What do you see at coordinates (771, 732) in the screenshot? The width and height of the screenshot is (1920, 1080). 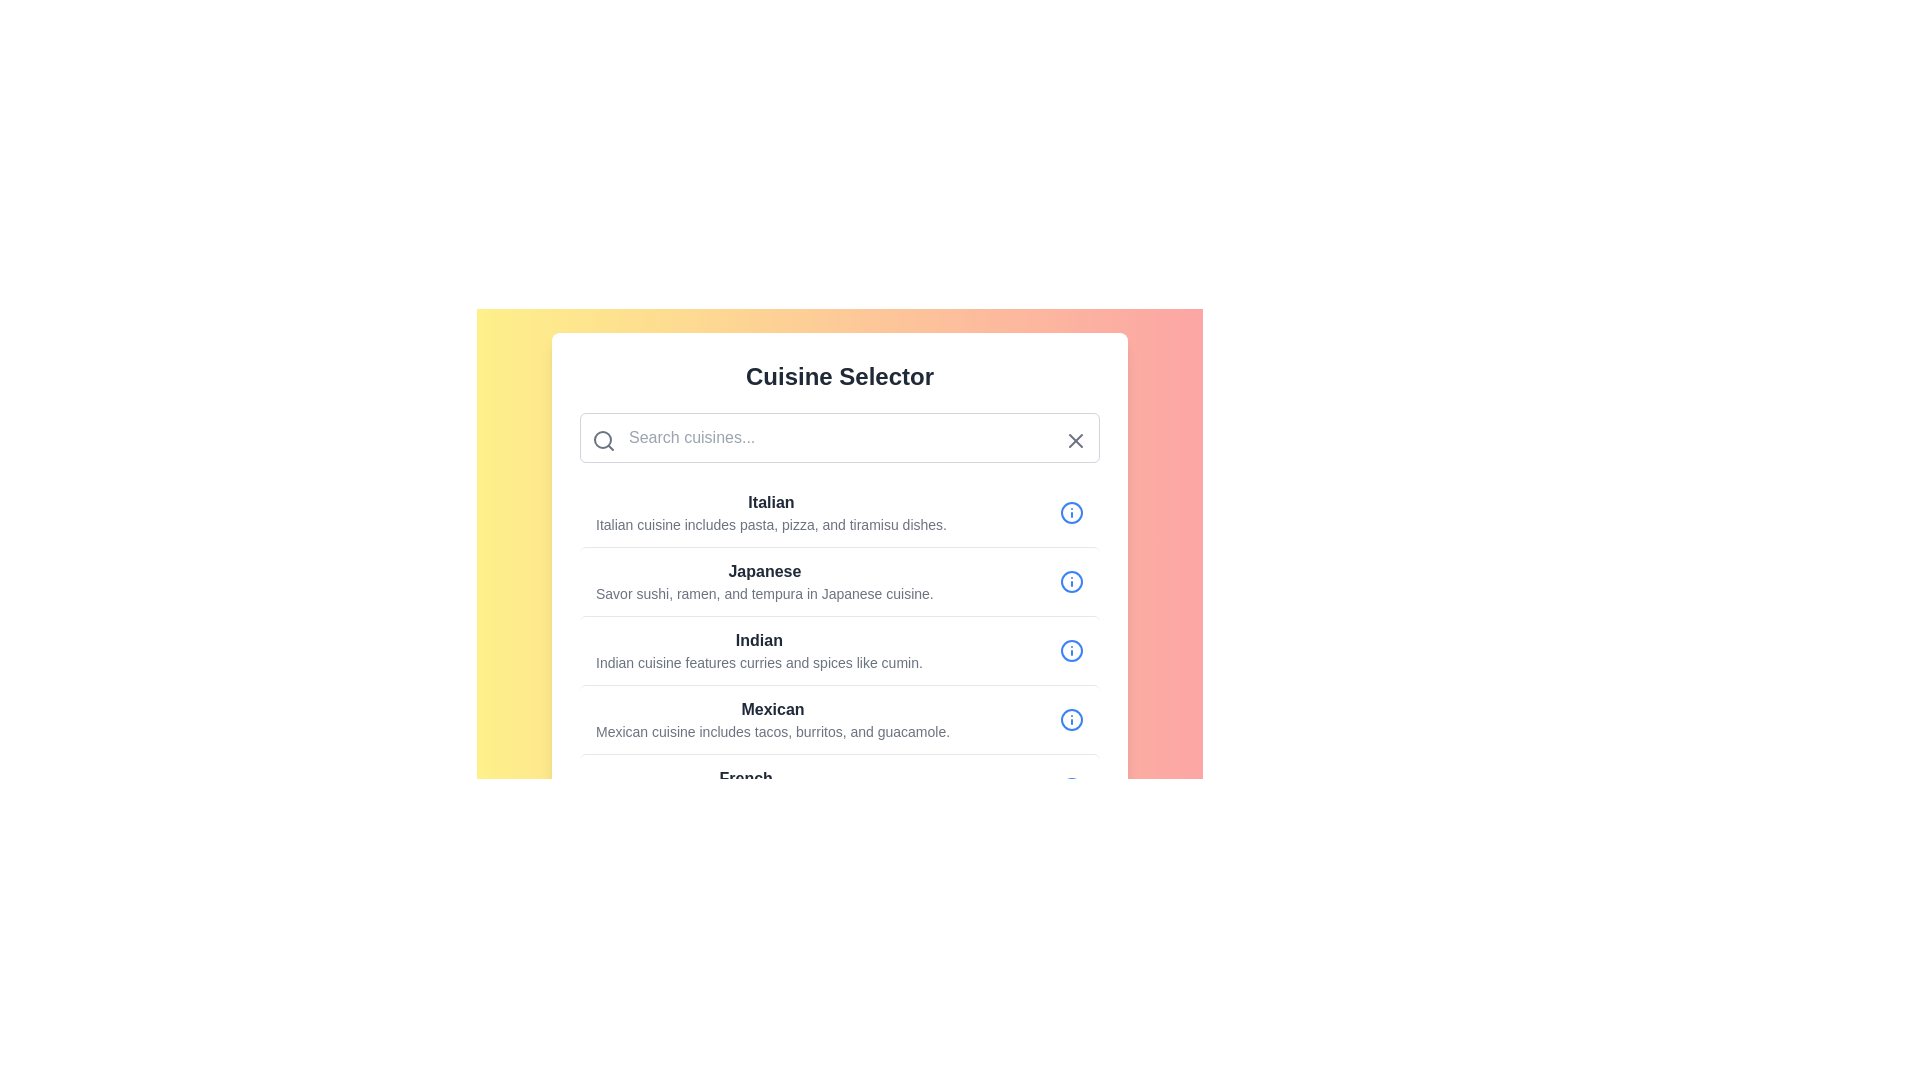 I see `the descriptive text about Mexican cuisine located below the bold text 'Mexican' and to the left of the informational icon in the 'Cuisine Selector' interface` at bounding box center [771, 732].